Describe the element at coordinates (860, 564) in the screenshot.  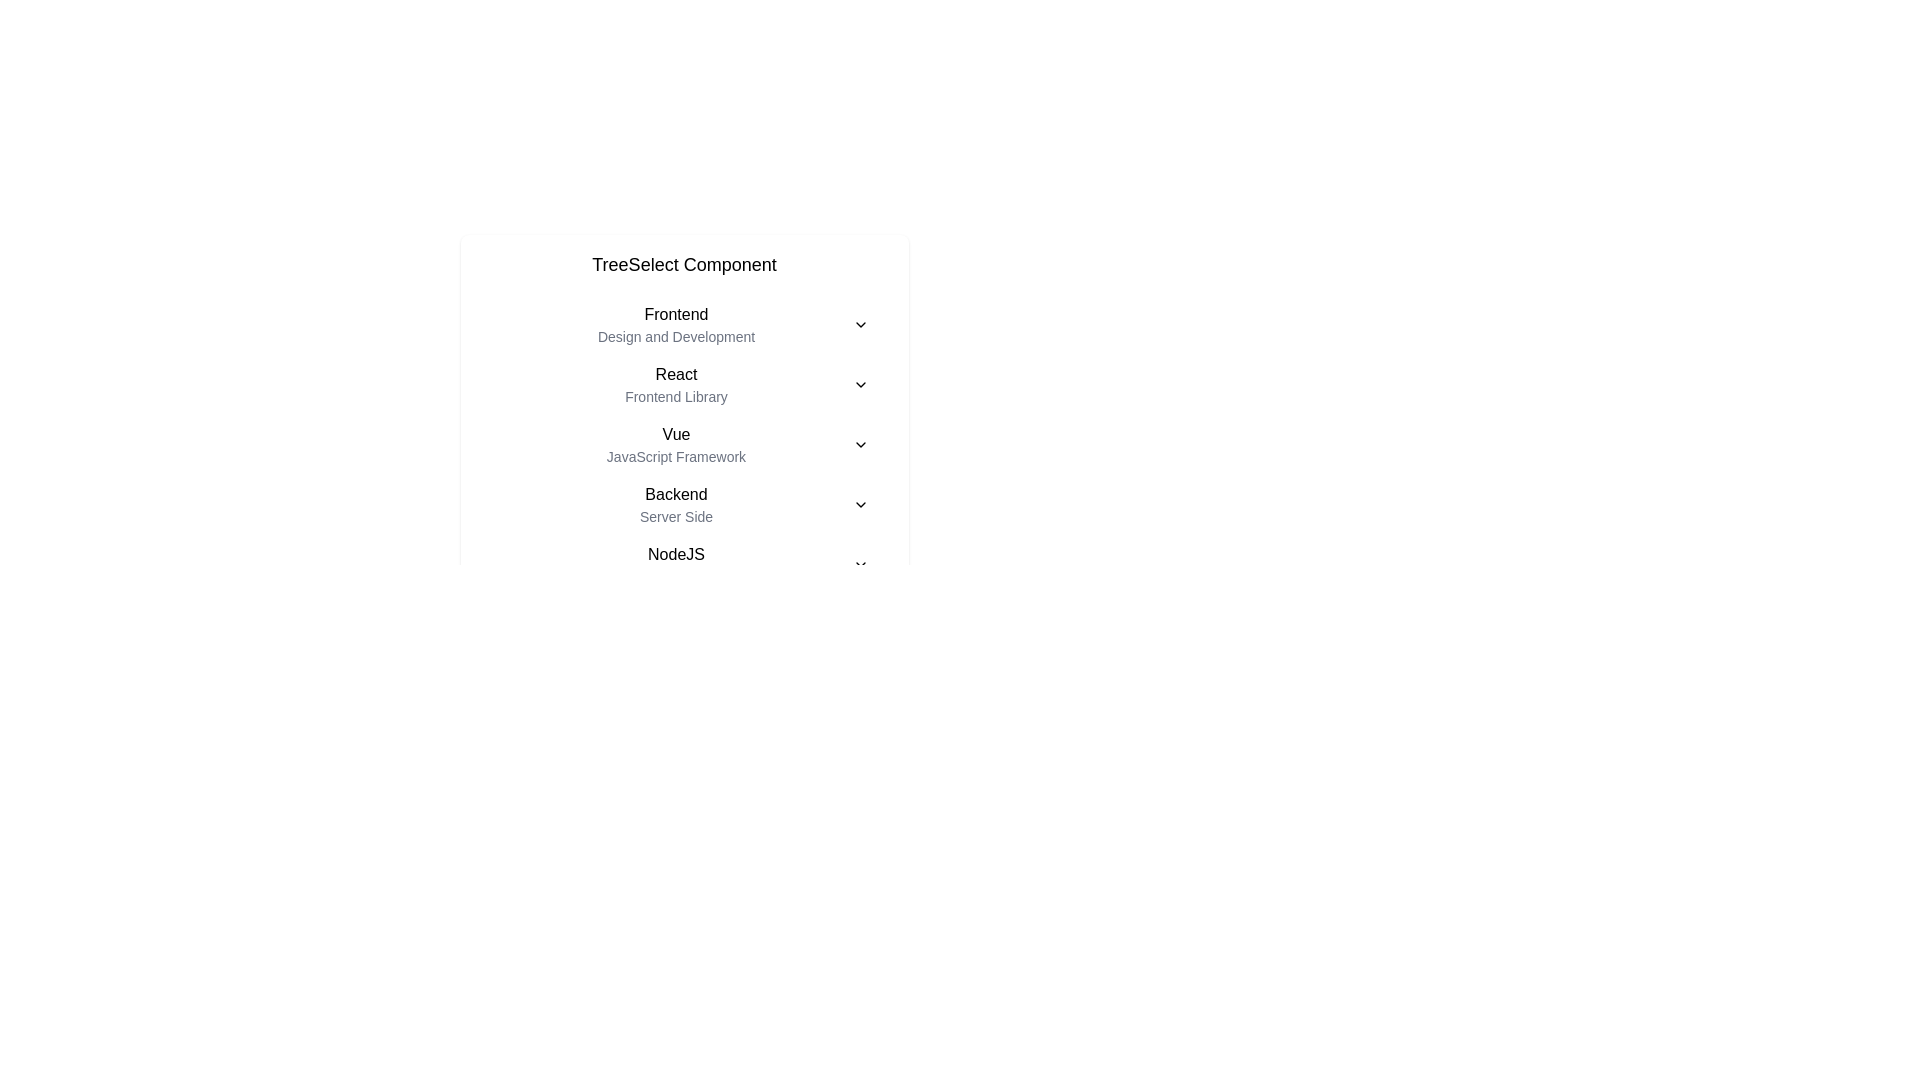
I see `the chevron icon` at that location.